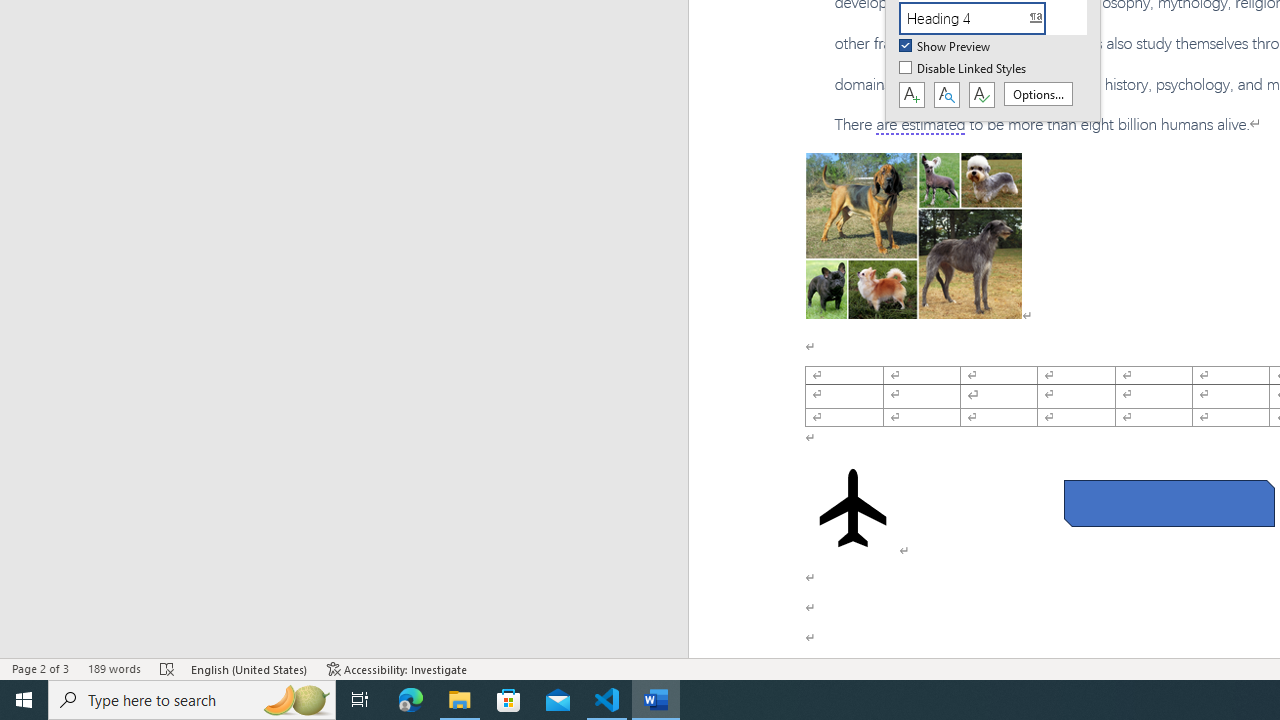 The width and height of the screenshot is (1280, 720). I want to click on 'Airplane with solid fill', so click(853, 506).